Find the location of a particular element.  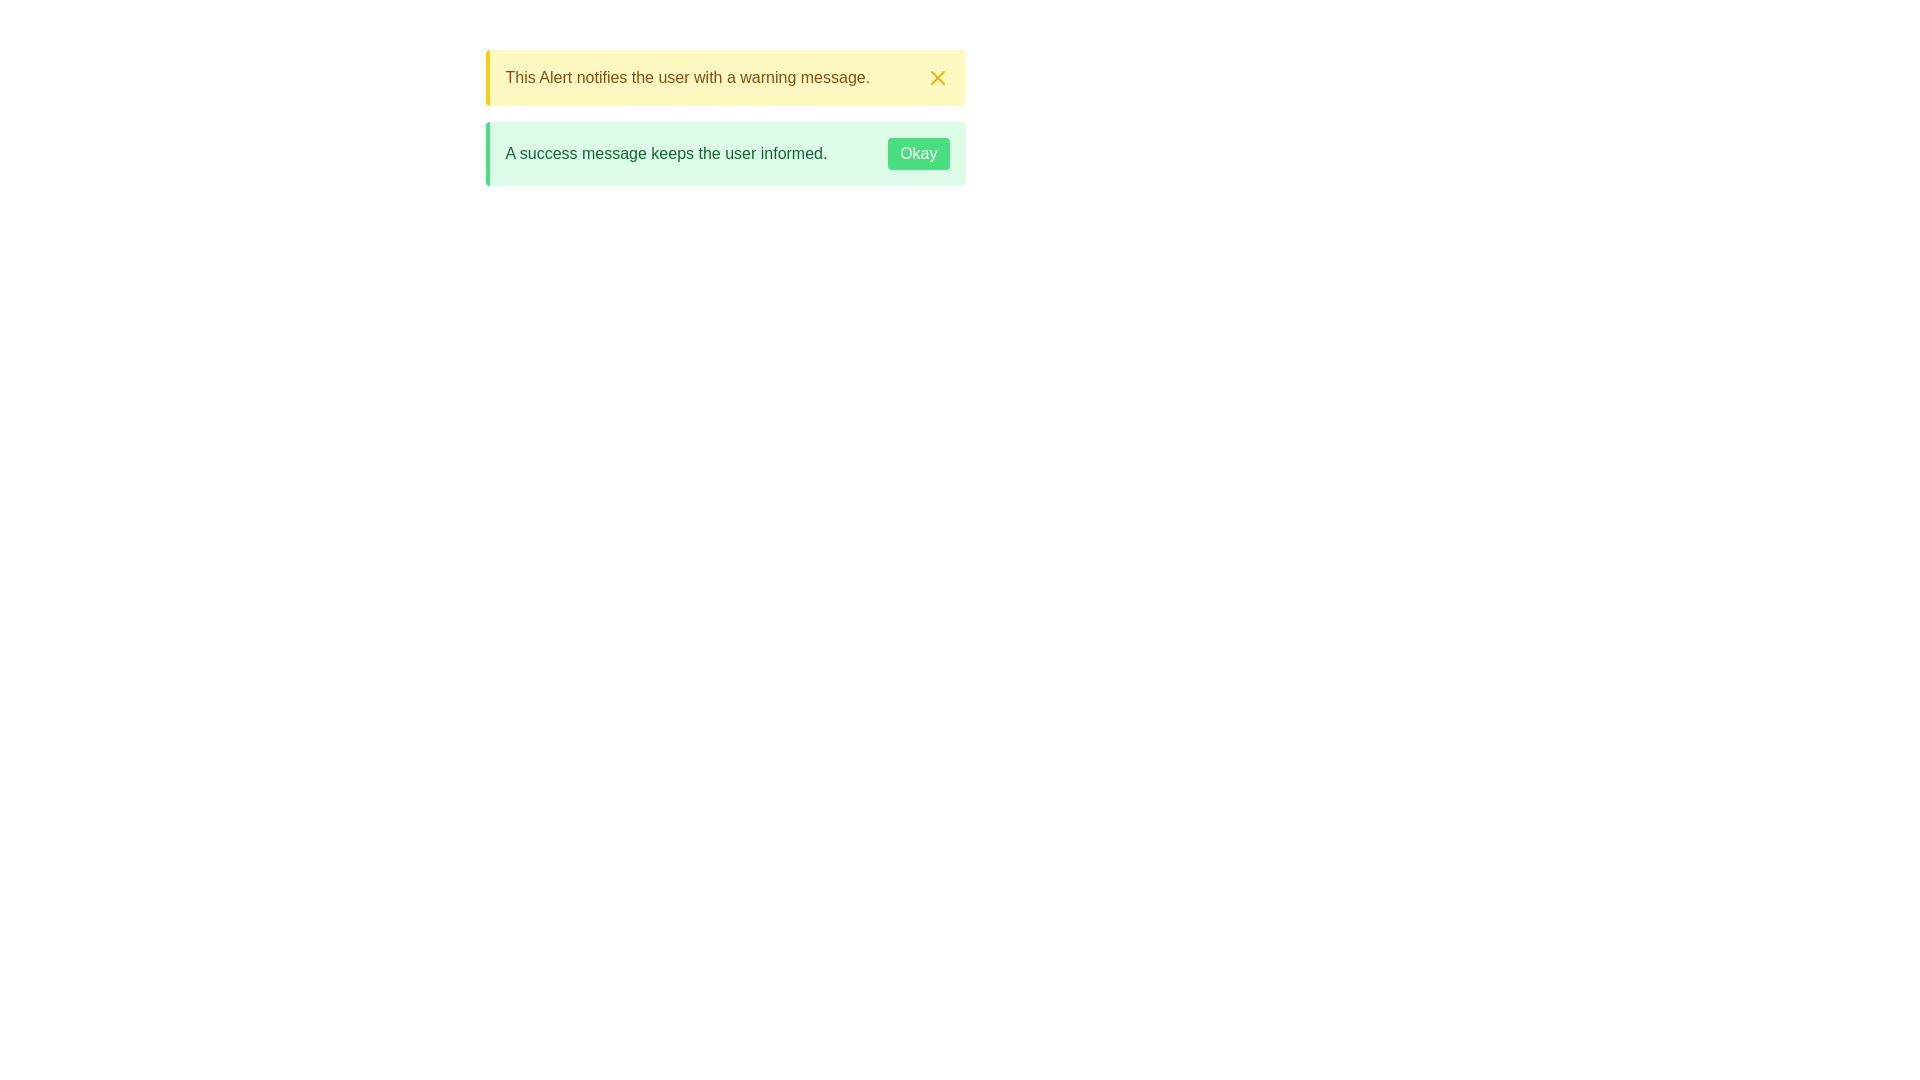

the yellow 'X' shaped icon button located at the top-right corner inside the alert box is located at coordinates (936, 76).